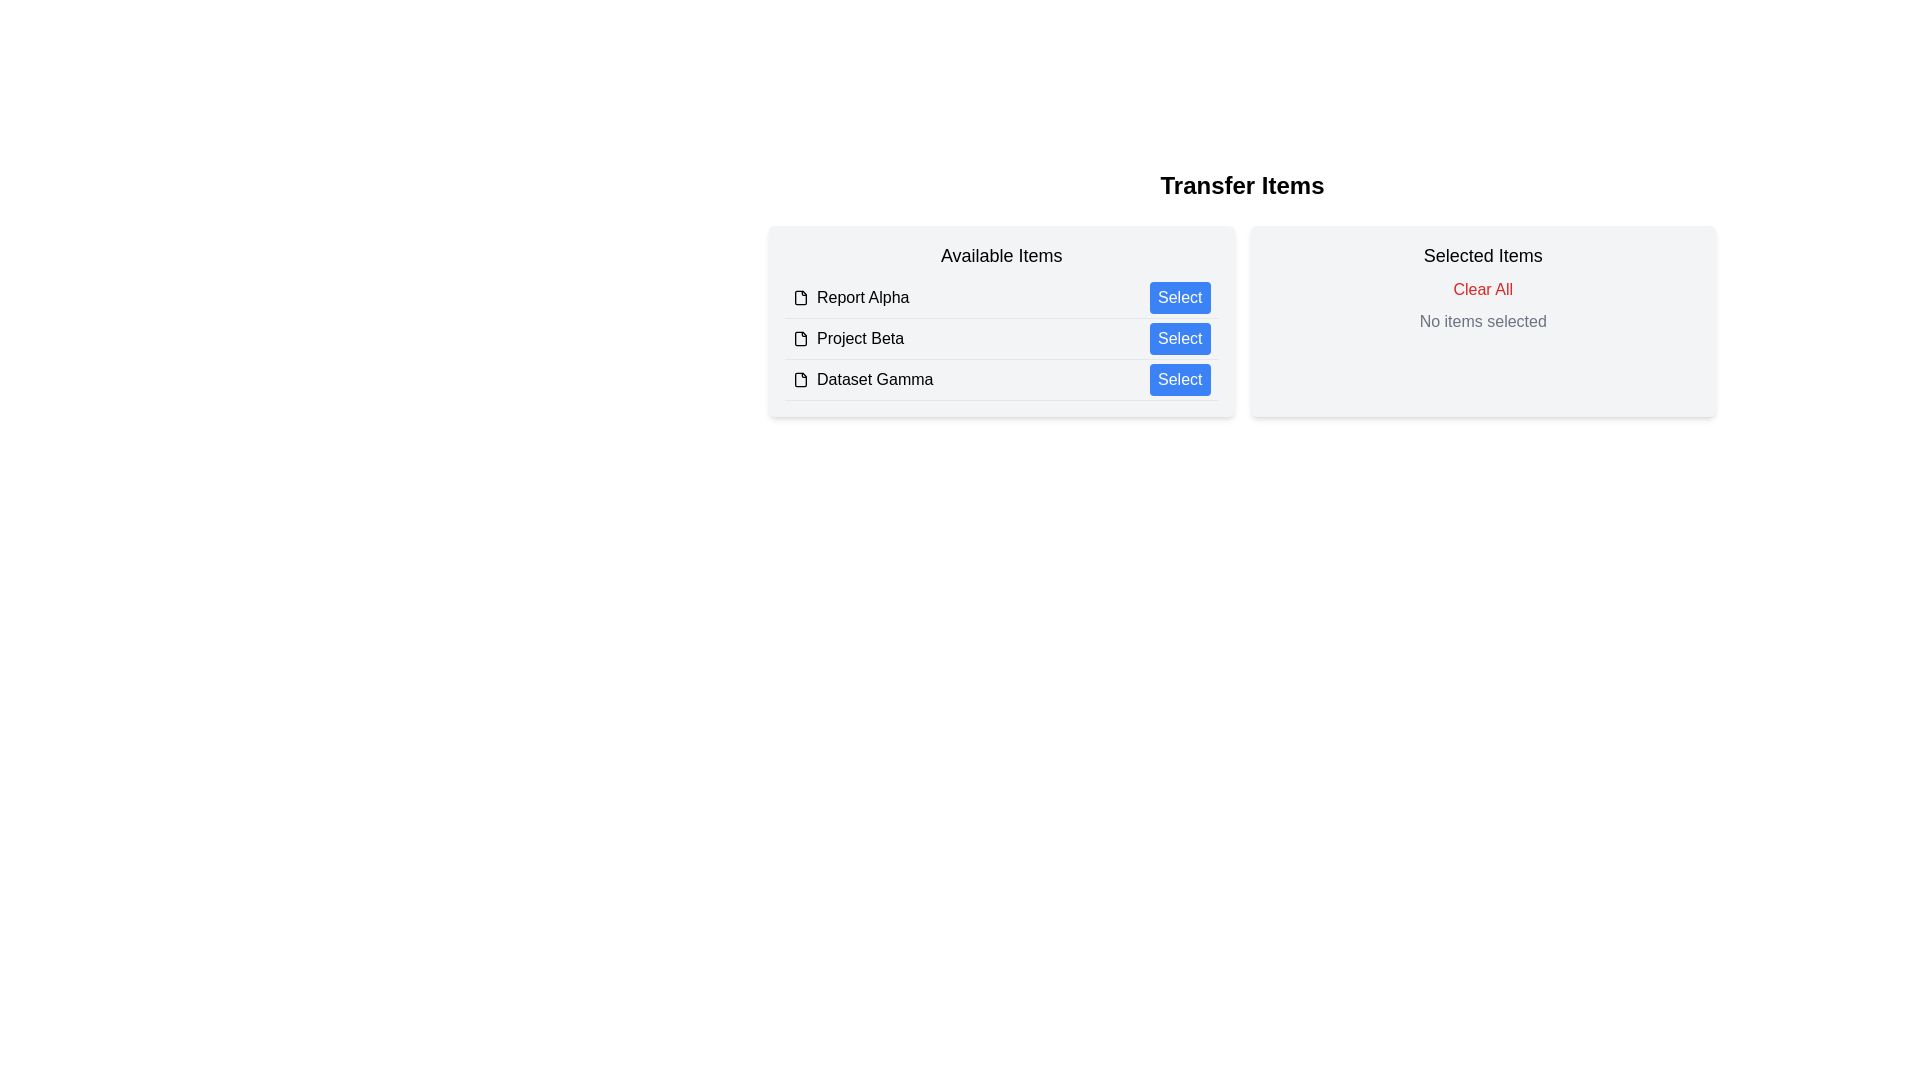 The height and width of the screenshot is (1080, 1920). What do you see at coordinates (1180, 380) in the screenshot?
I see `the third 'Select' button with a blue background and white text located next to 'Dataset Gamma' in the 'Available Items' section` at bounding box center [1180, 380].